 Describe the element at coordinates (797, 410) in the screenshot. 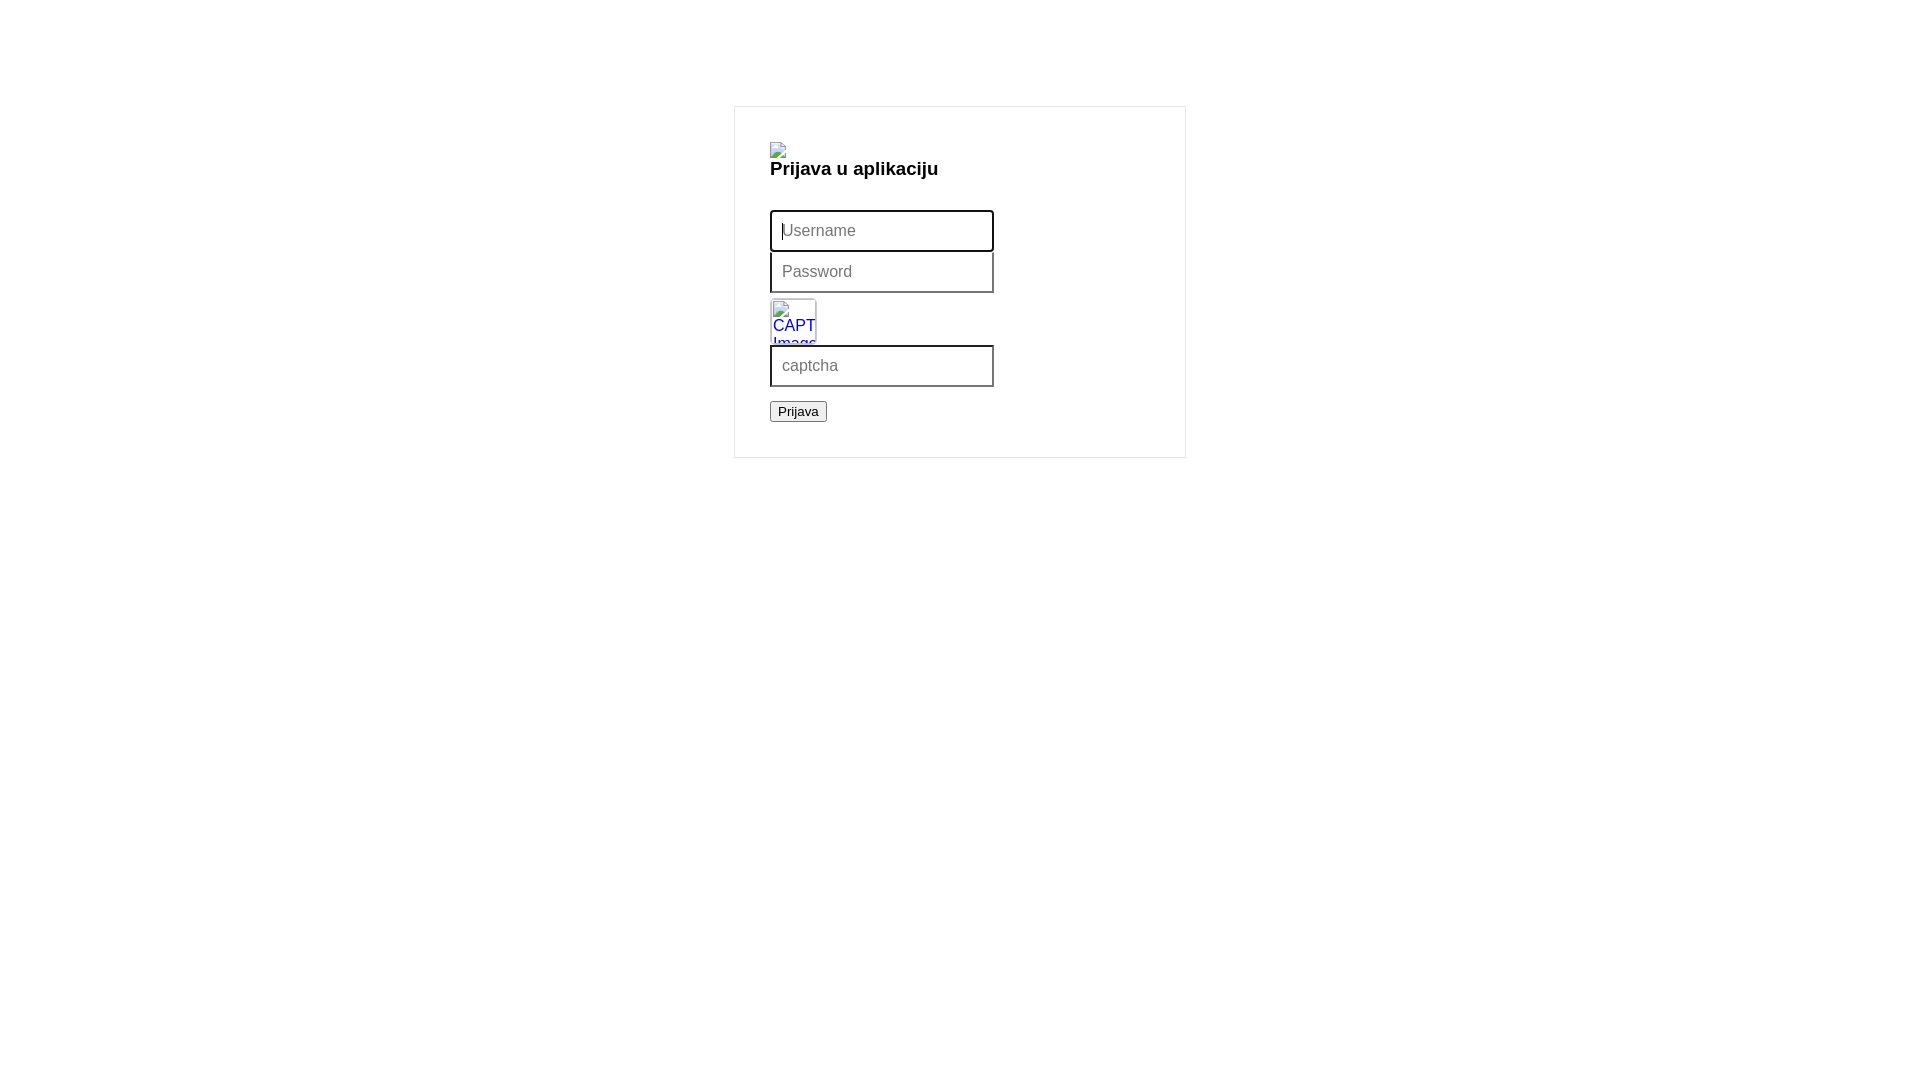

I see `'Prijava'` at that location.